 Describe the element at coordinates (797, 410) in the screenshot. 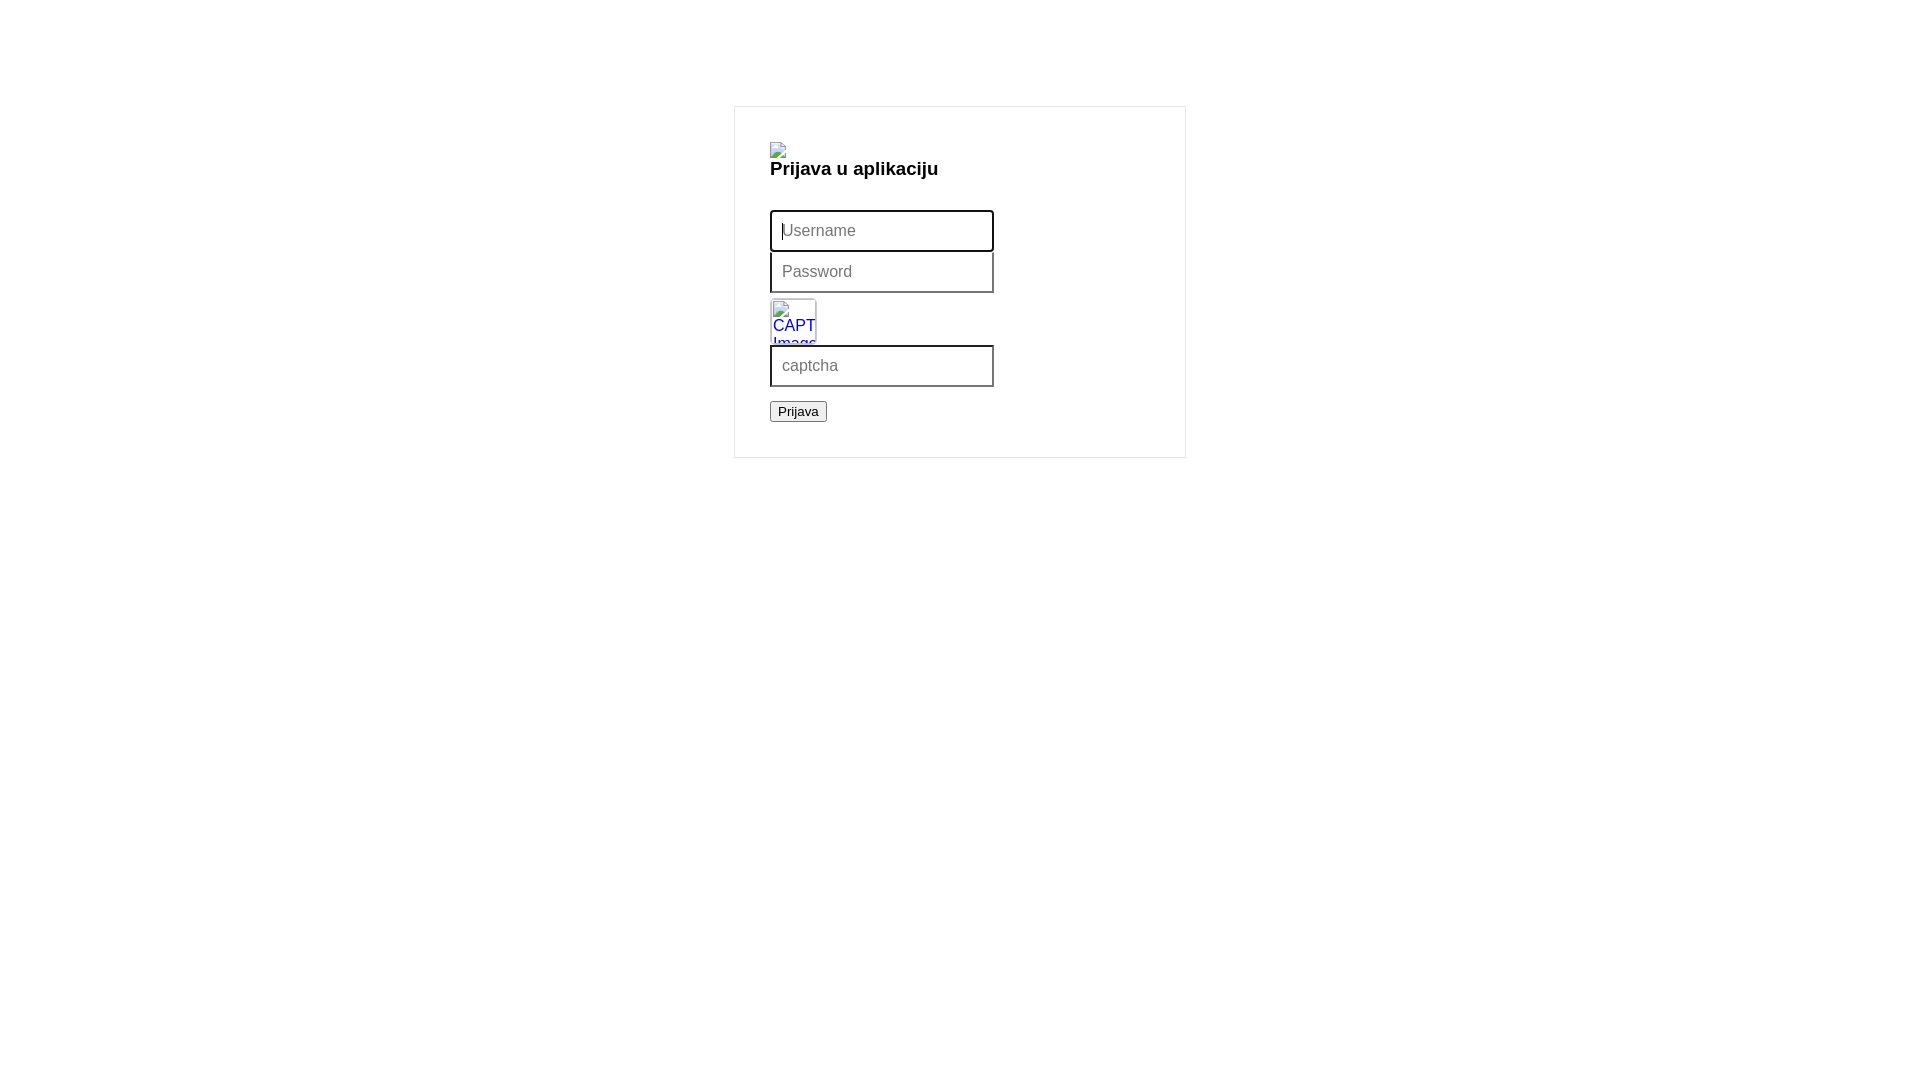

I see `'Prijava'` at that location.